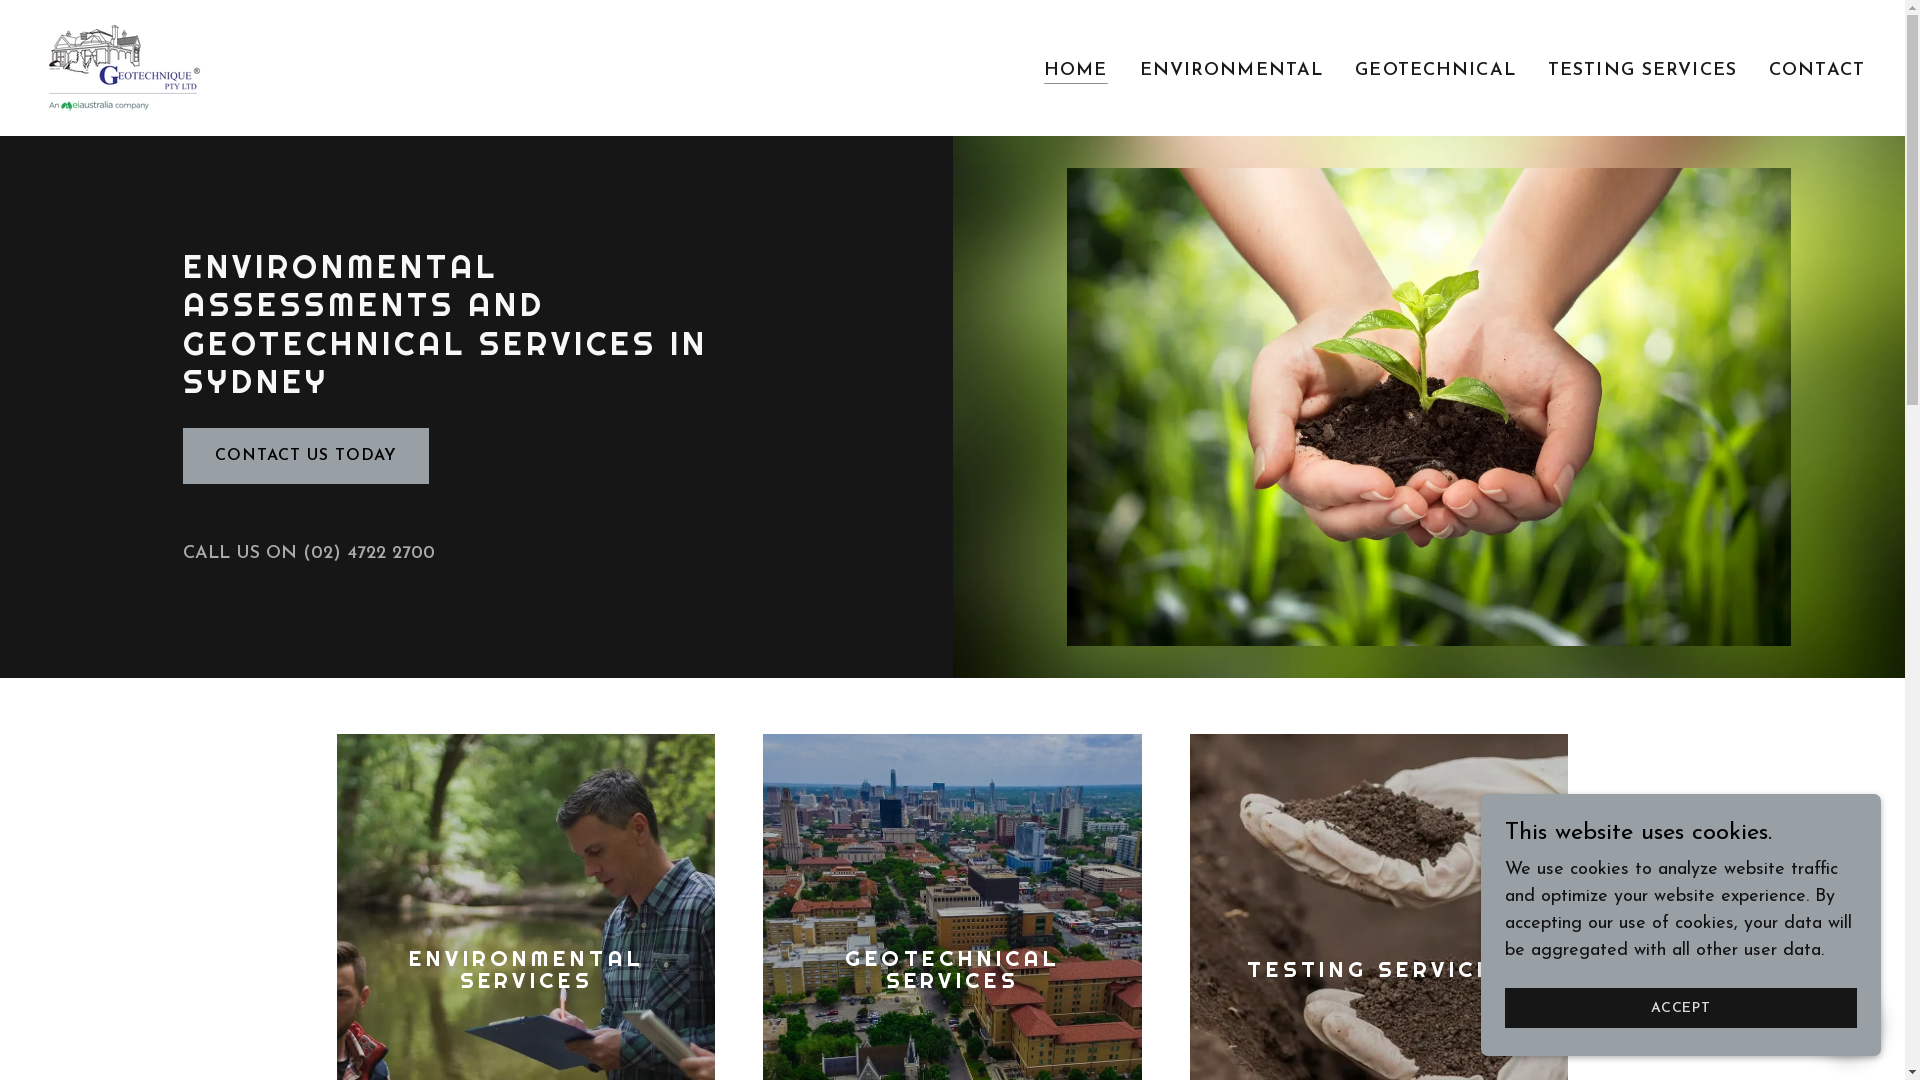 This screenshot has width=1920, height=1080. I want to click on 'ENVIRONMENTAL', so click(1231, 68).